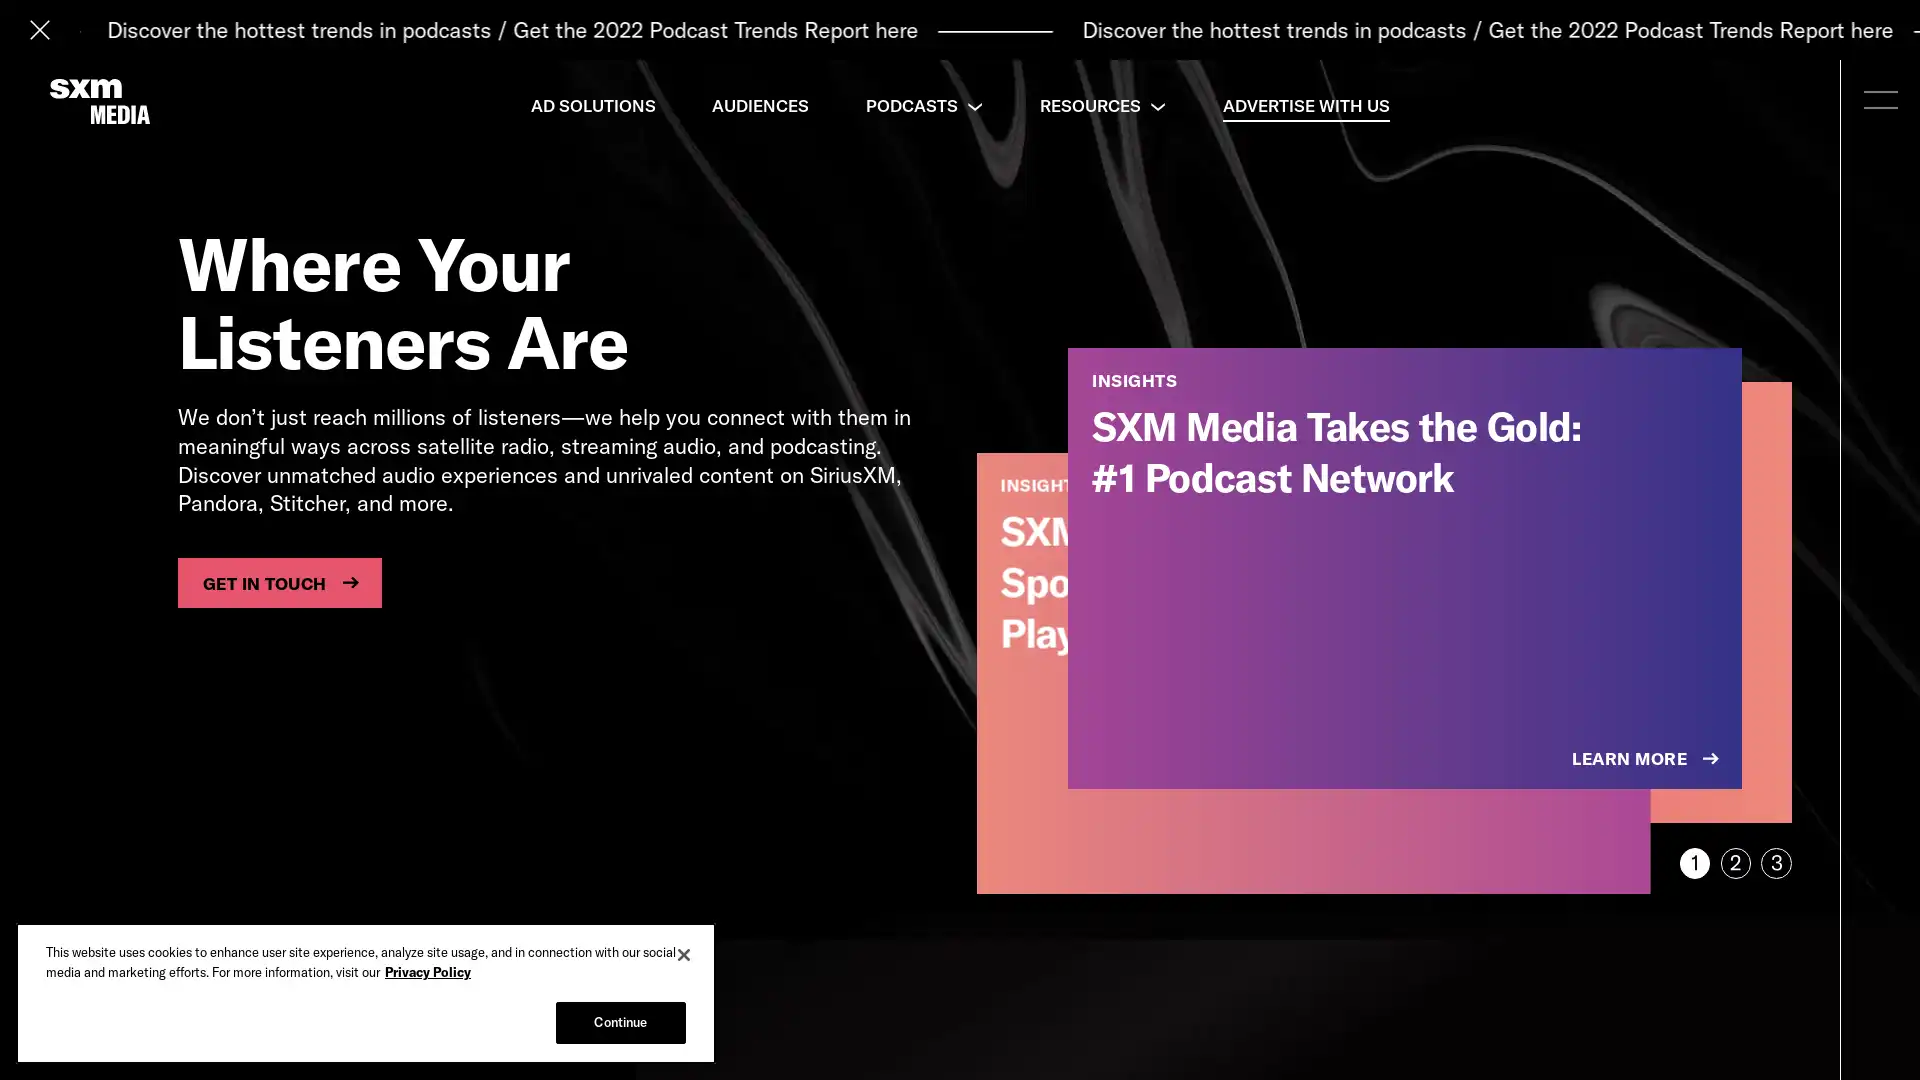  I want to click on Continue, so click(619, 1022).